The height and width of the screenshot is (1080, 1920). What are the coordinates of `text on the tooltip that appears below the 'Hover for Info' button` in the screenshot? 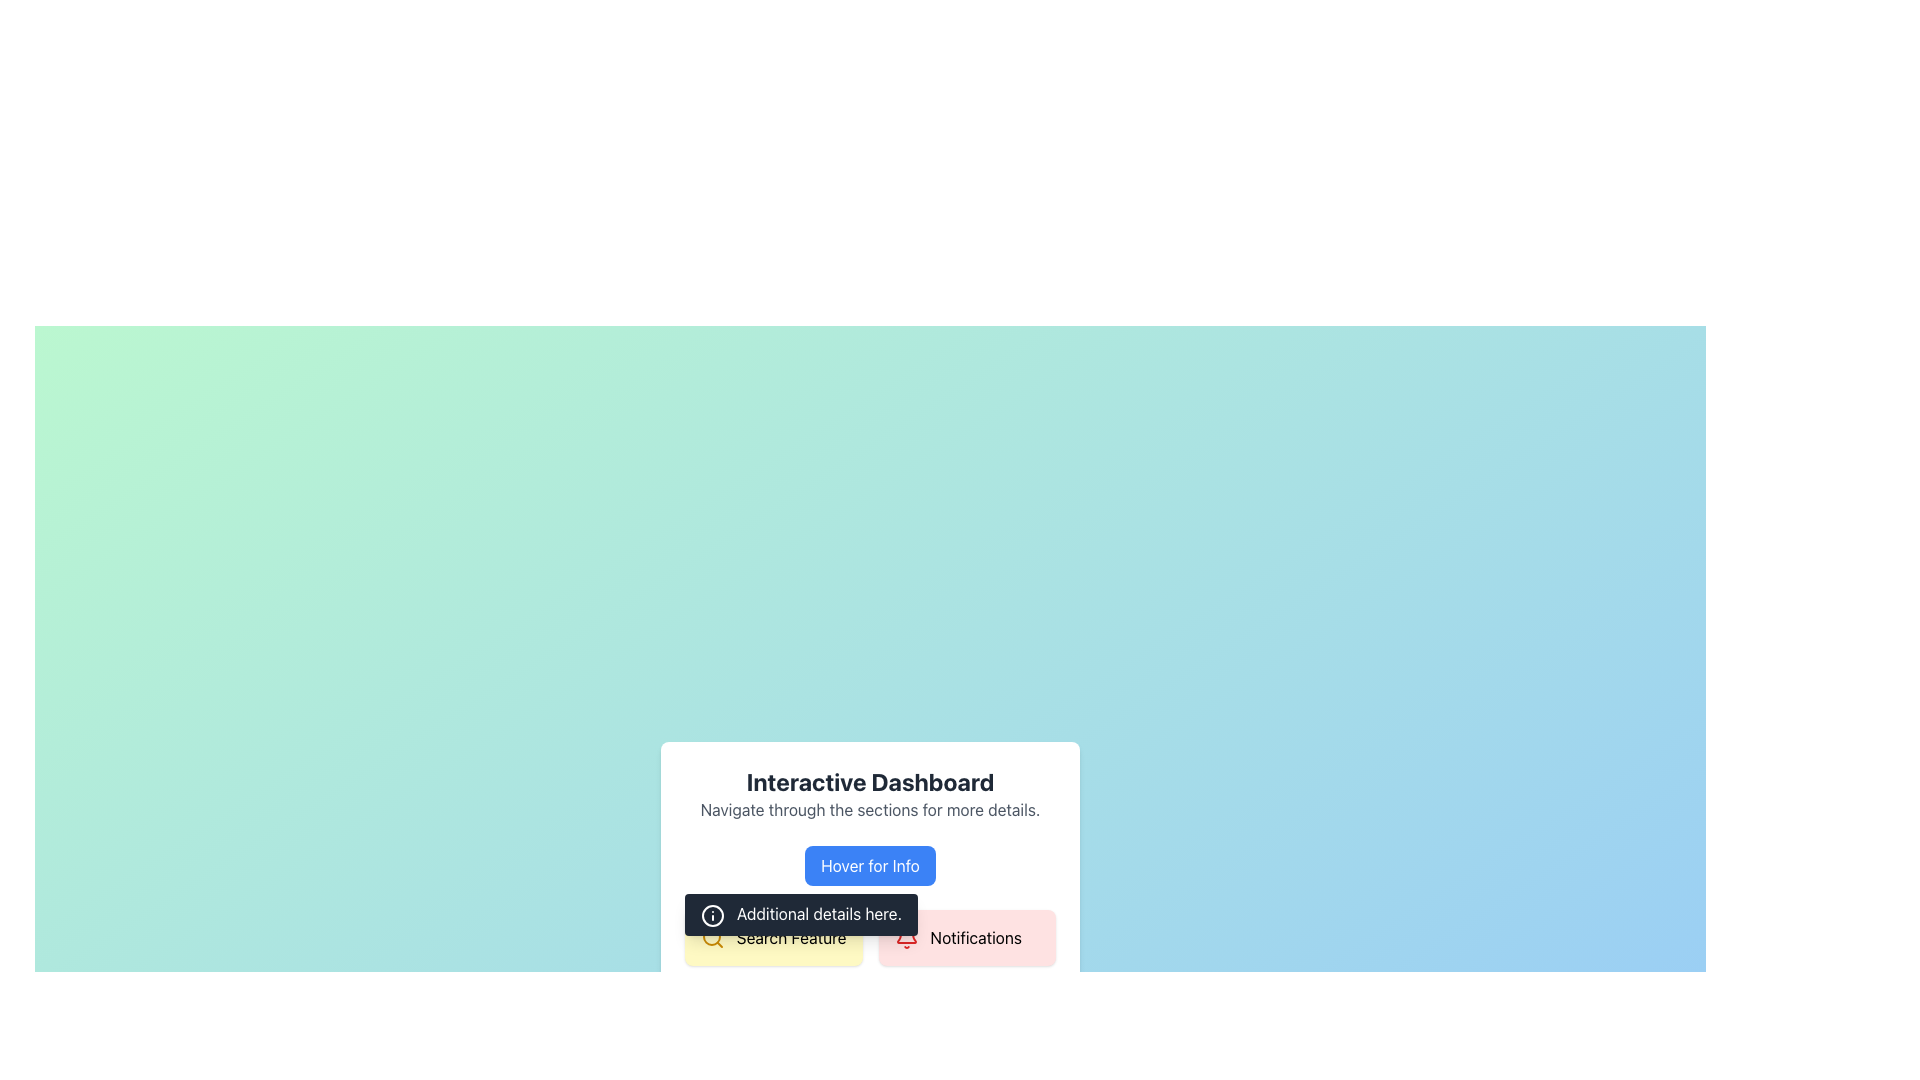 It's located at (801, 914).